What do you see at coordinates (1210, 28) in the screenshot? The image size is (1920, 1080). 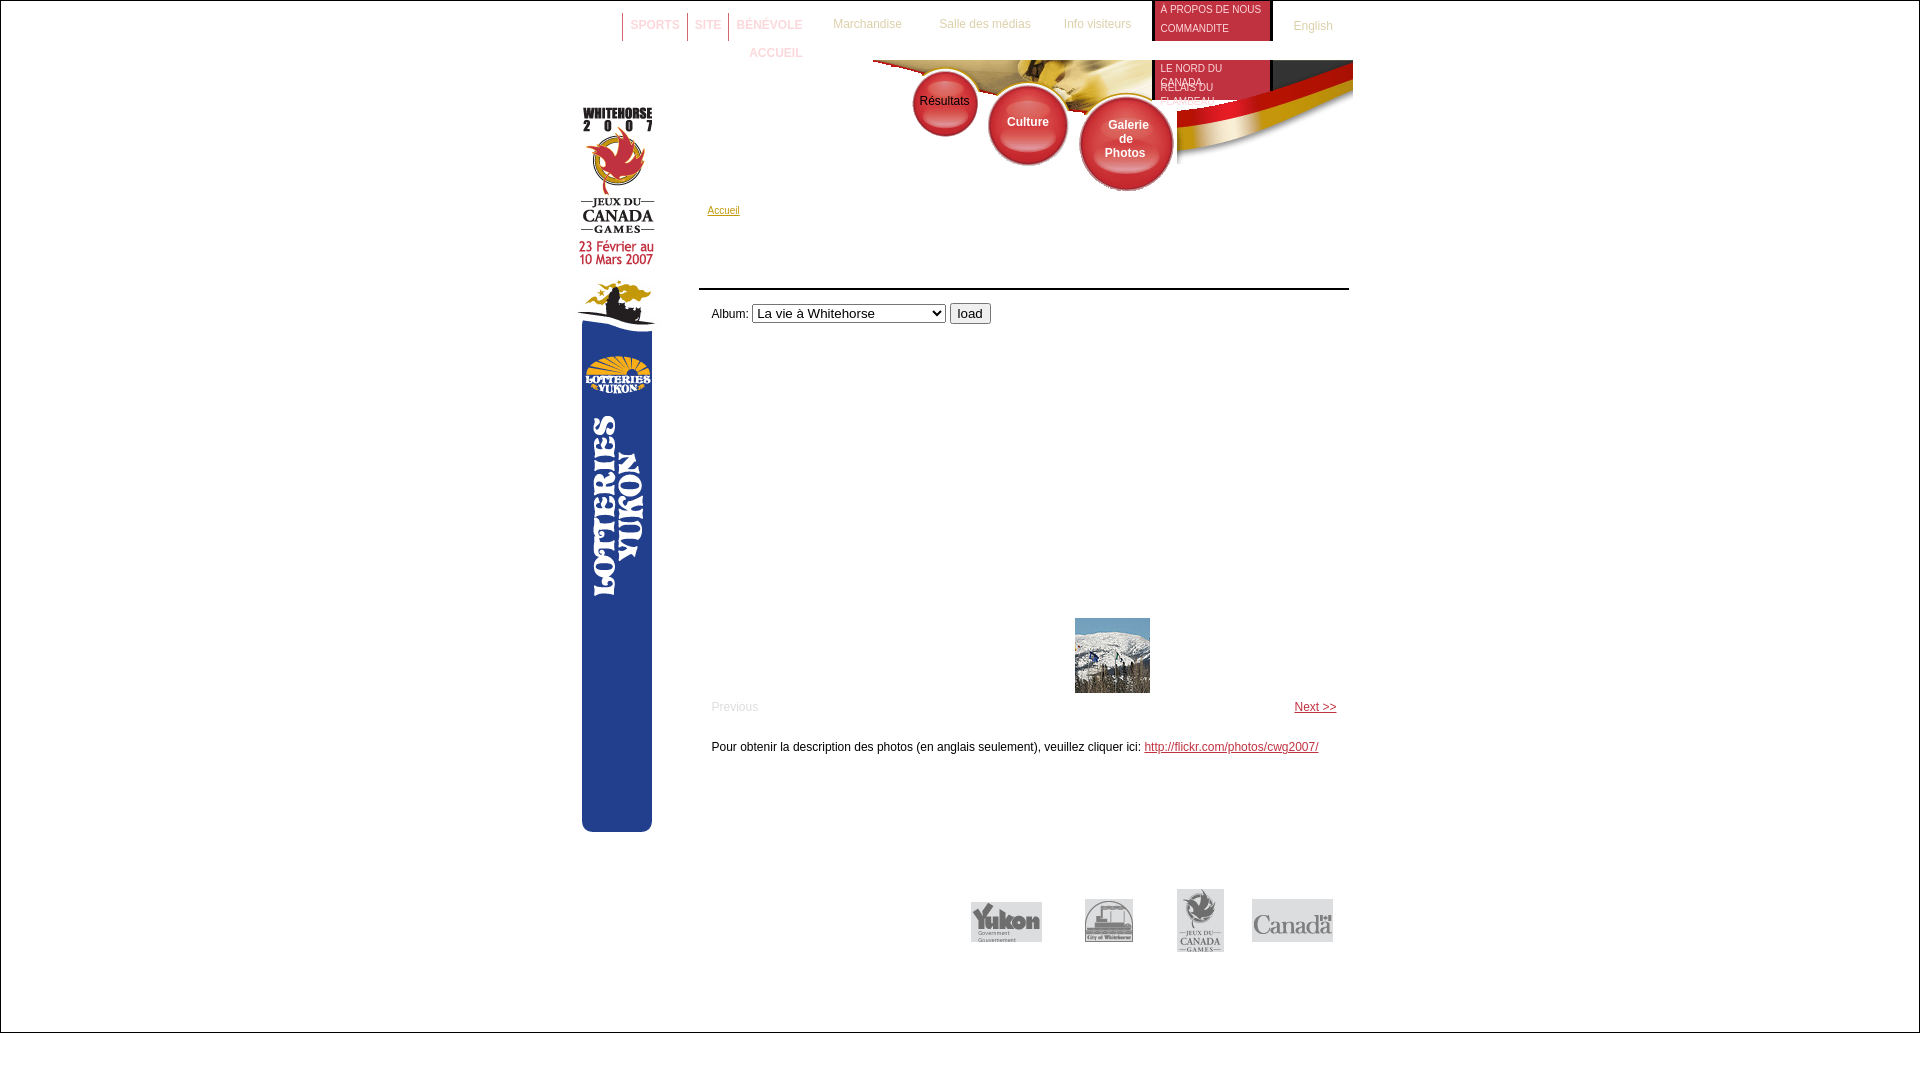 I see `'COMMANDITE'` at bounding box center [1210, 28].